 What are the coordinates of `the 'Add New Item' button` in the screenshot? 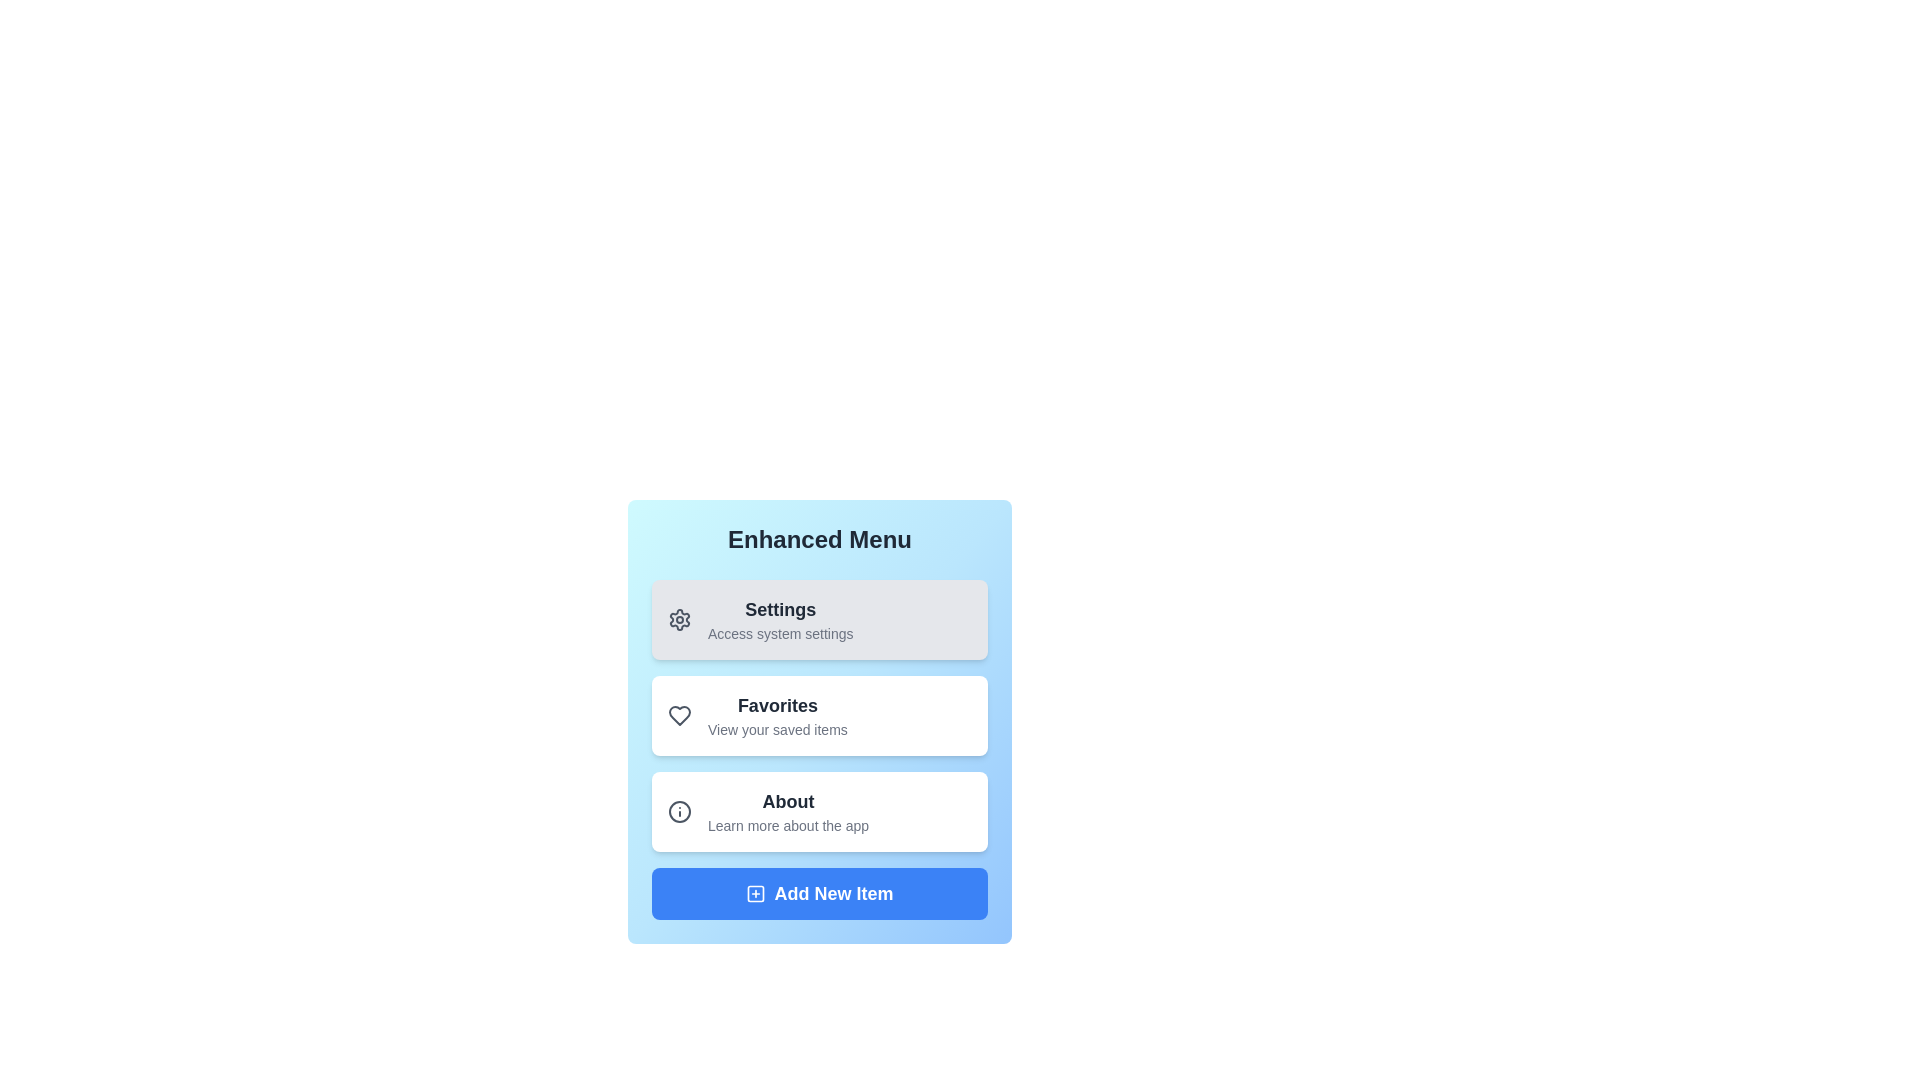 It's located at (820, 893).